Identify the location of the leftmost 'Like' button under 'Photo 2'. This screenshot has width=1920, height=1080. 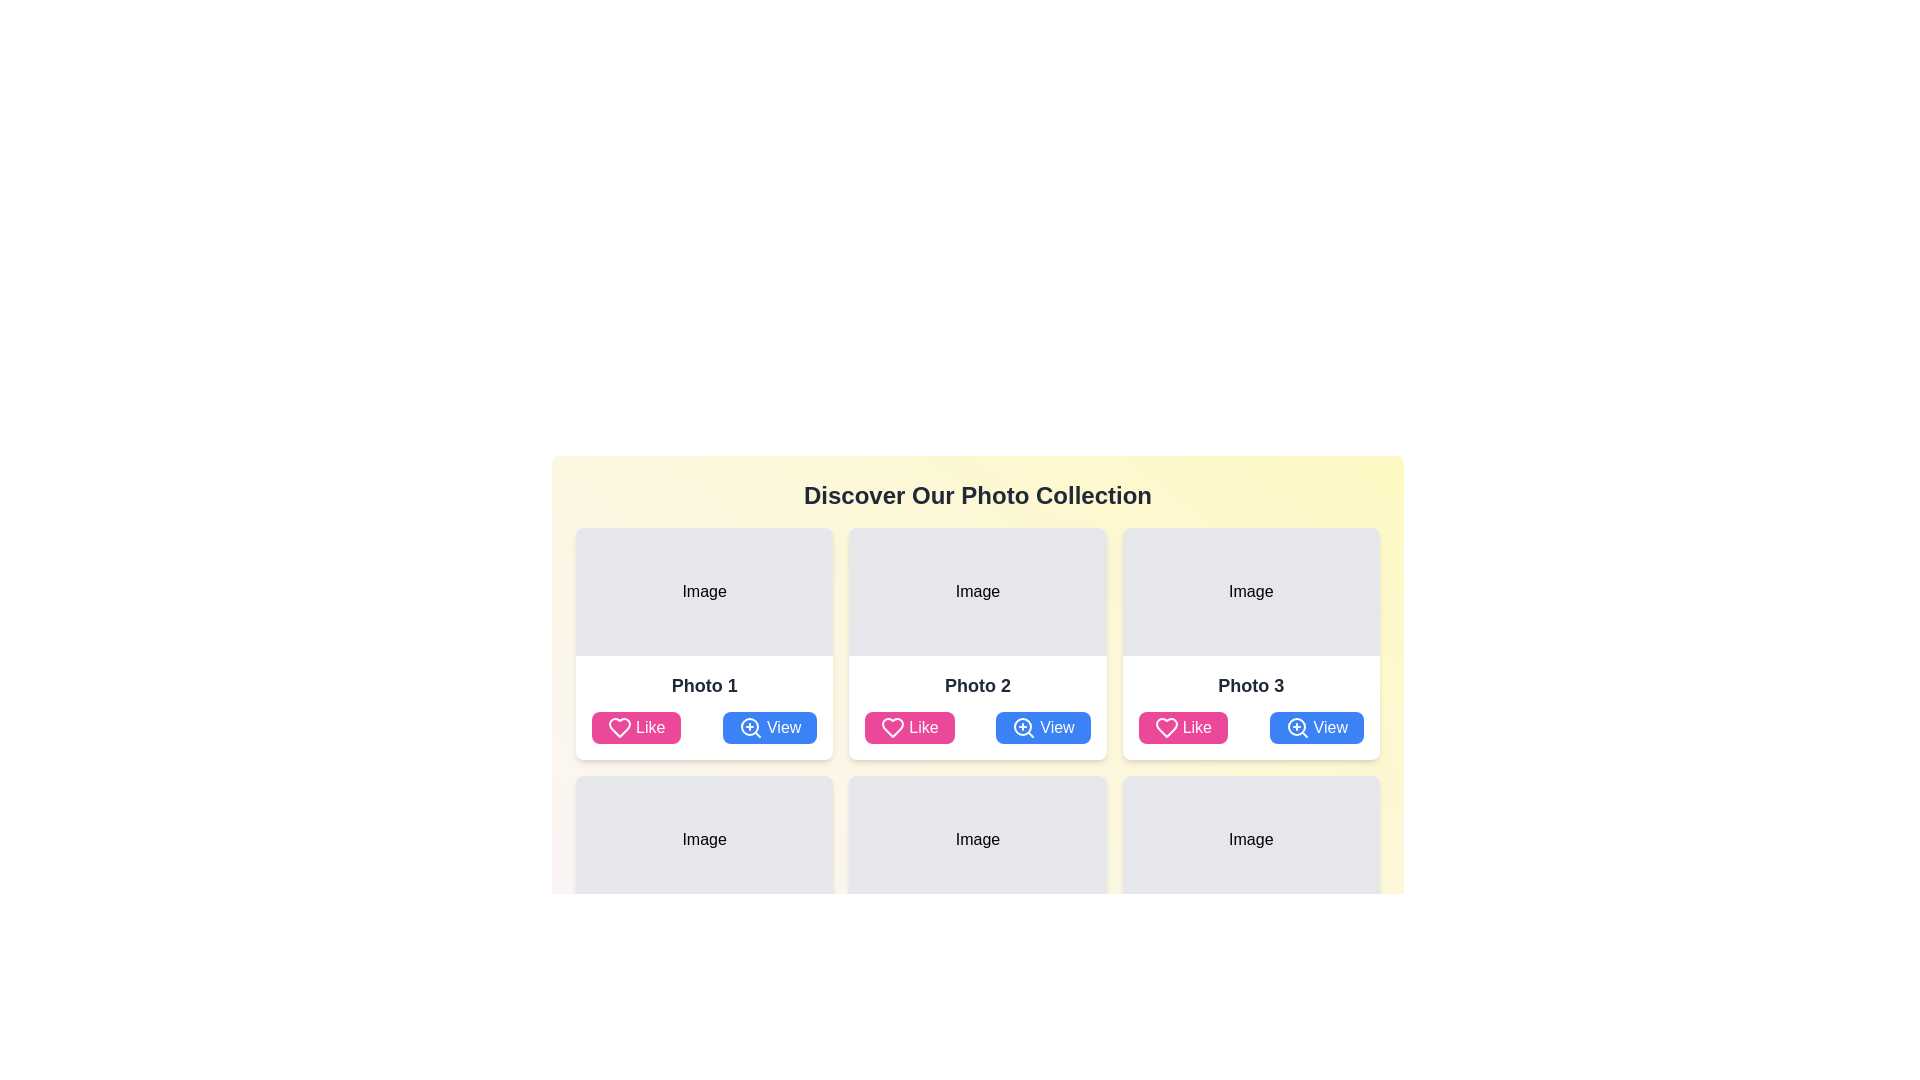
(909, 728).